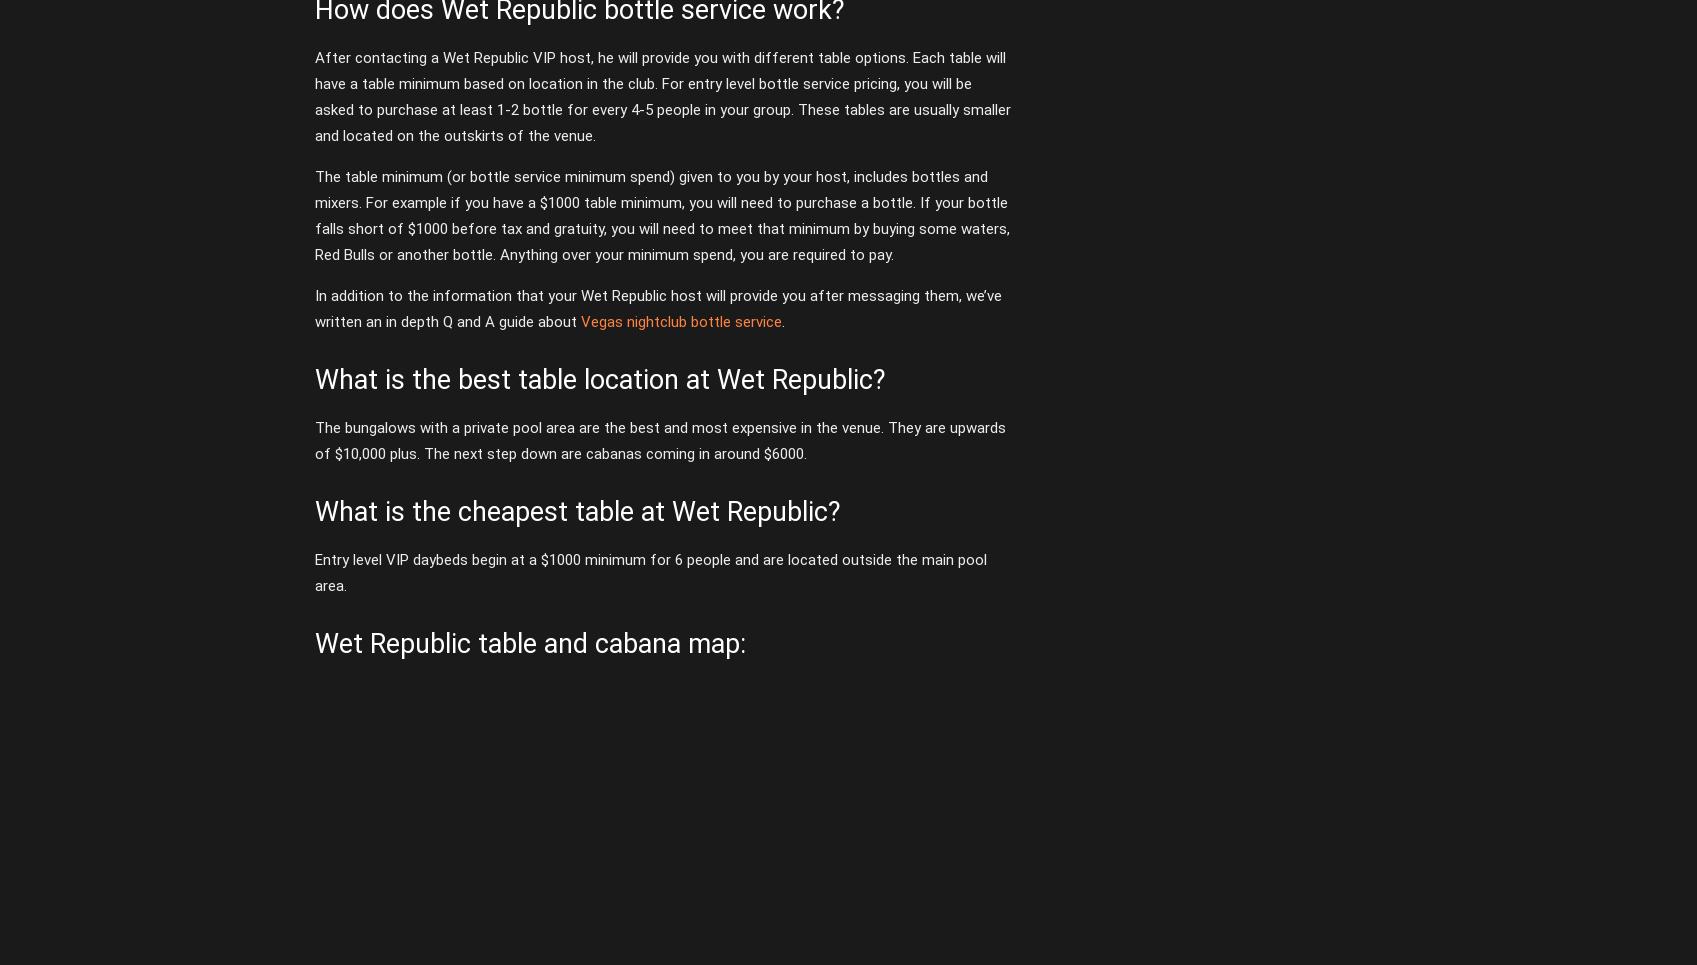 This screenshot has width=1697, height=965. I want to click on 'Vegas nightclub bottle service', so click(680, 319).